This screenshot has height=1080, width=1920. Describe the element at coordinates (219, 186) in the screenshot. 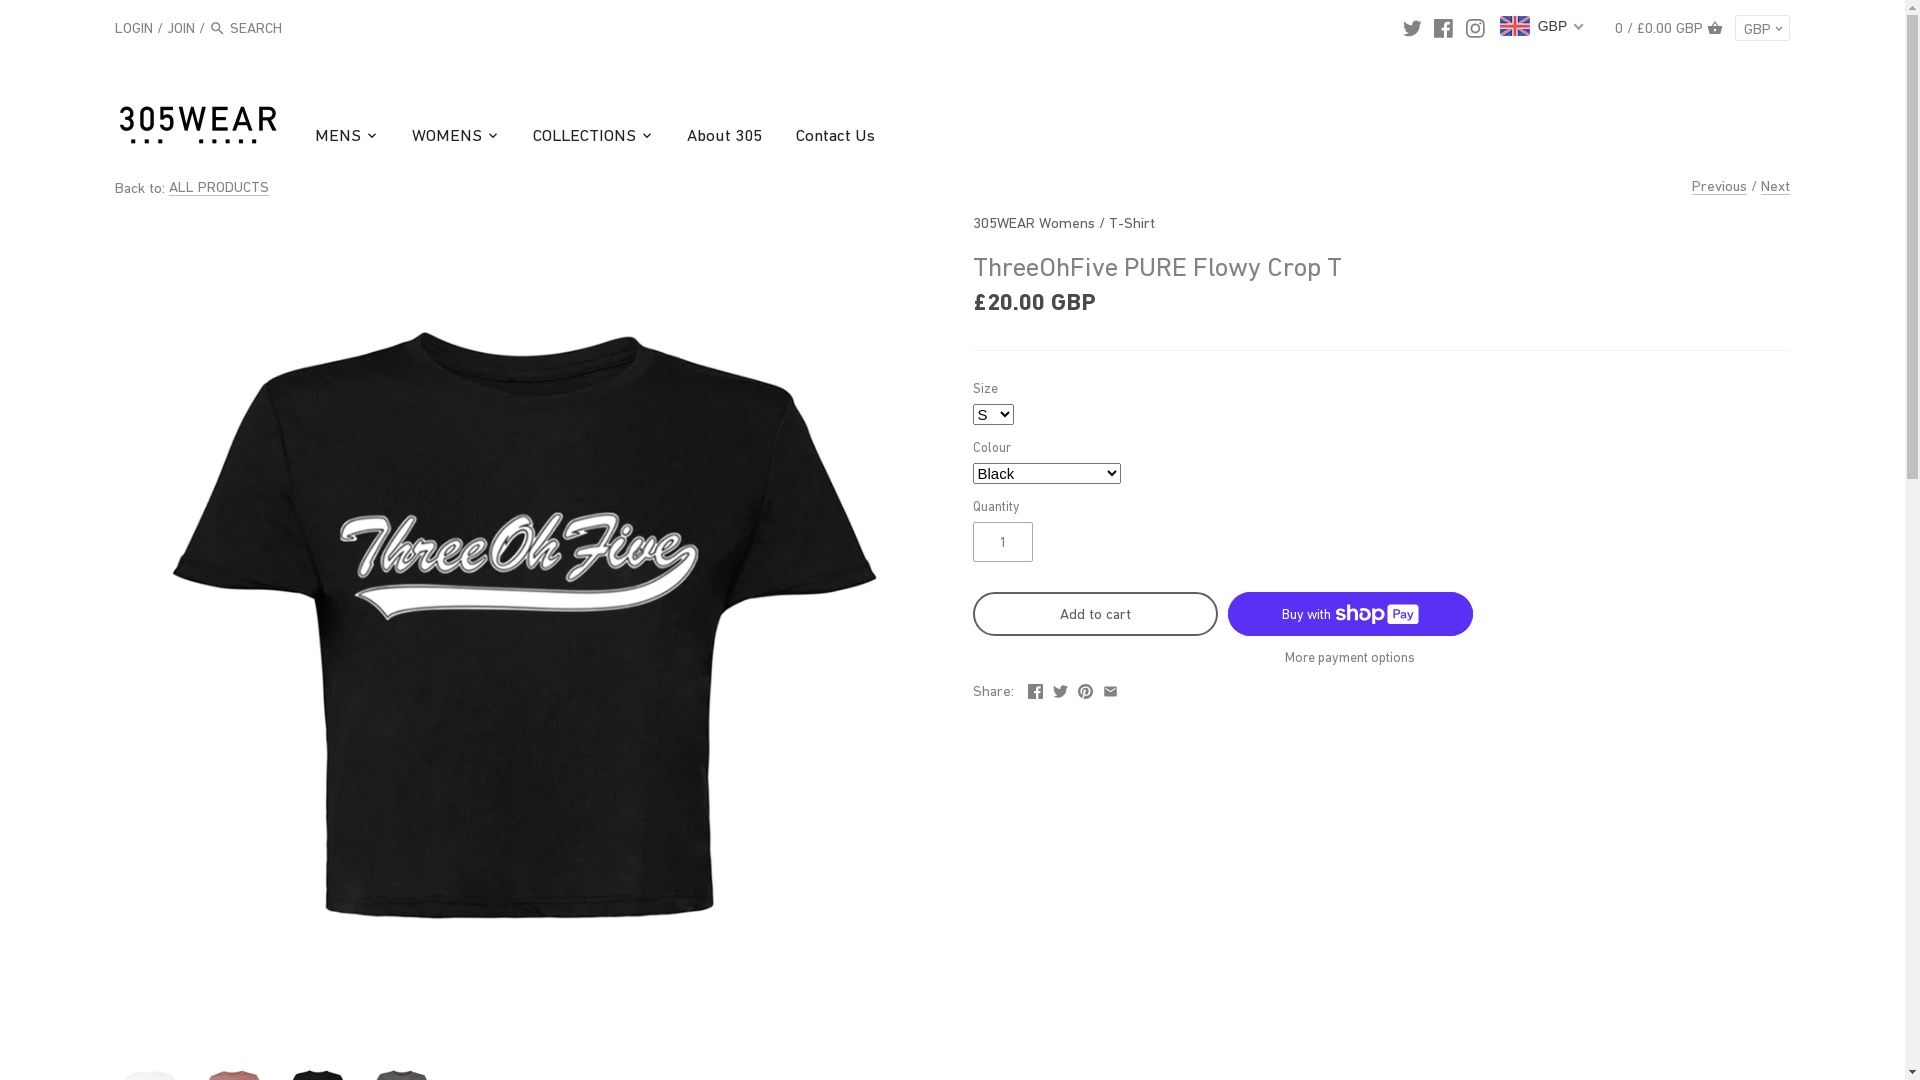

I see `'ALL PRODUCTS'` at that location.